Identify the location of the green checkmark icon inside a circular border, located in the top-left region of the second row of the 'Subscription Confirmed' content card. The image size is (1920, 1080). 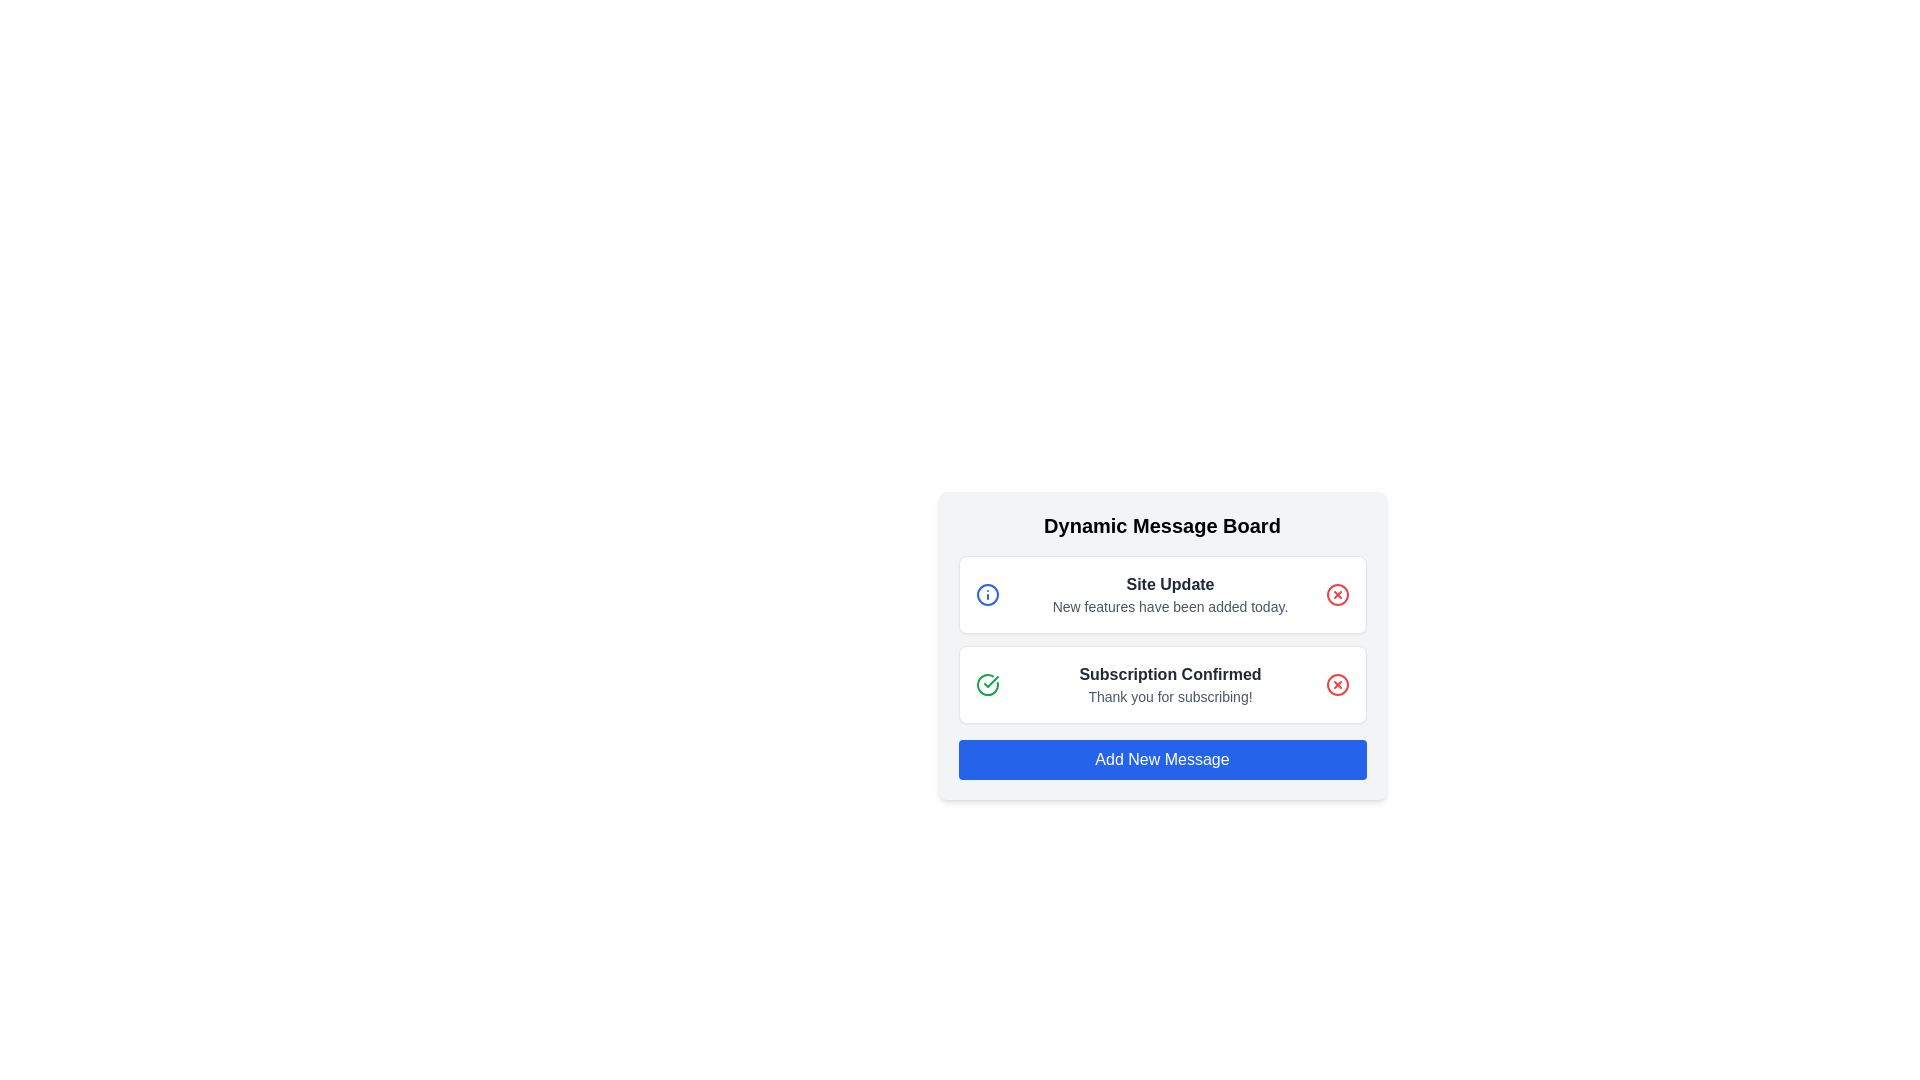
(987, 684).